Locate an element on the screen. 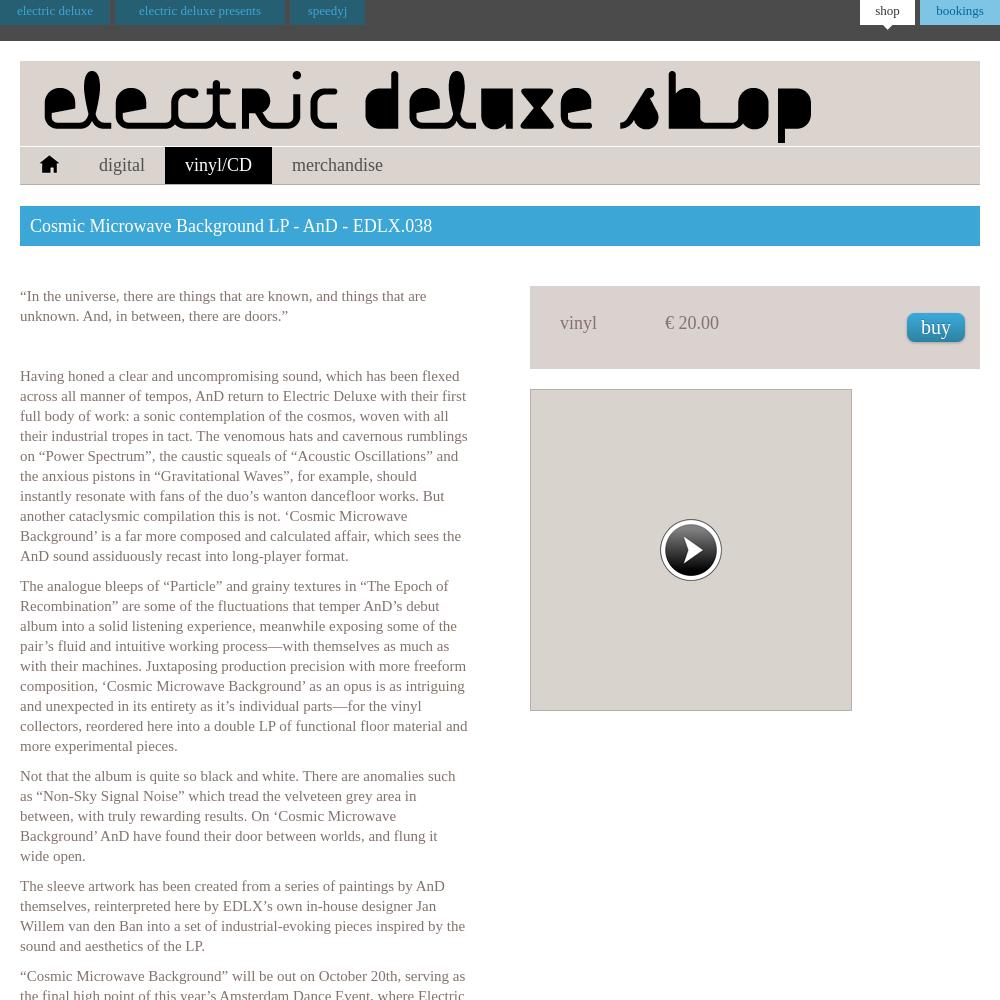 This screenshot has height=1000, width=1000. 'The analogue bleeps of “Particle” and grainy textures in “The Epoch of Recombination” are some of the fluctuations that temper AnD’s debut album into a solid listening experience, meanwhile exposing some of the pair’s fluid and intuitive working process—with themselves as much as with their machines. Juxtaposing production precision with more freeform composition, ‘Cosmic Microwave Background’ as an opus is as intriguing and unexpected in its entirety as it’s individual parts—for the vinyl collectors, reordered here into a double LP of functional floor material and more experimental pieces.' is located at coordinates (242, 666).